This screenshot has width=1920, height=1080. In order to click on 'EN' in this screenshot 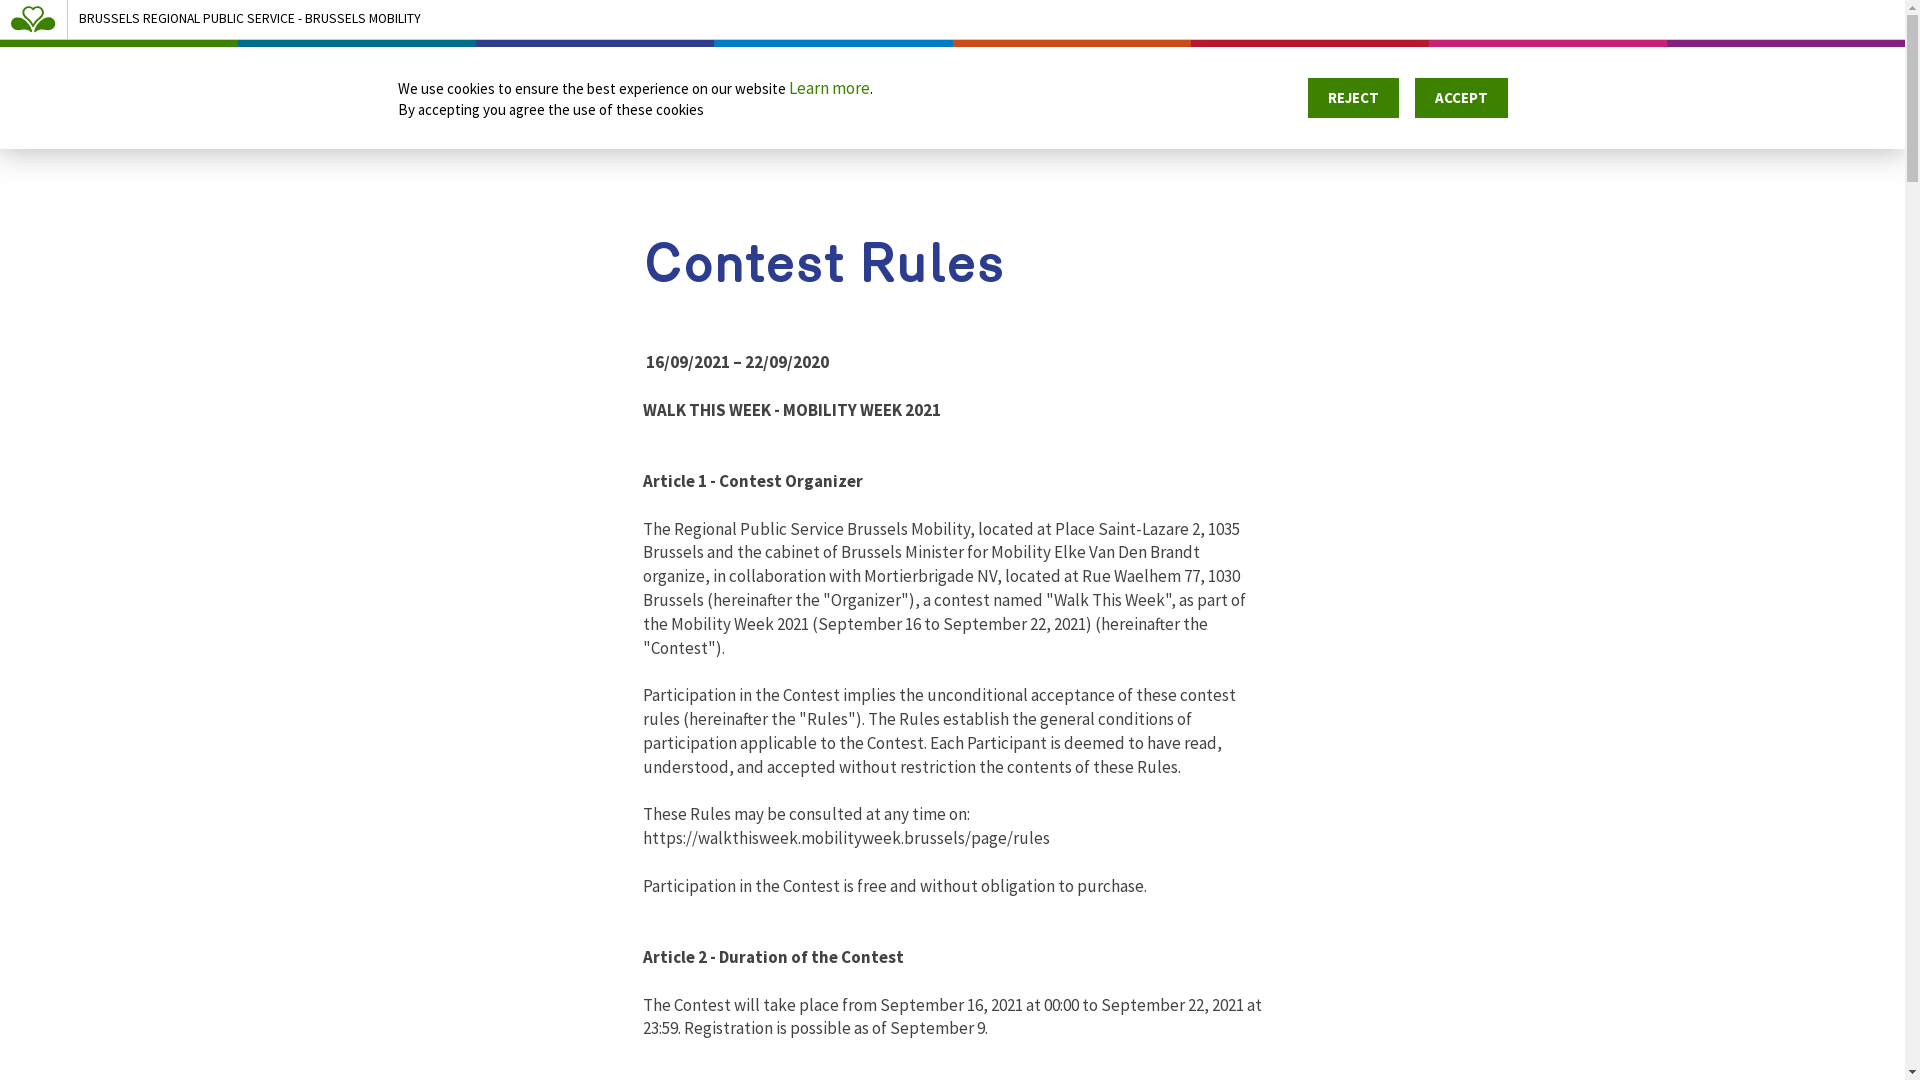, I will do `click(1867, 74)`.